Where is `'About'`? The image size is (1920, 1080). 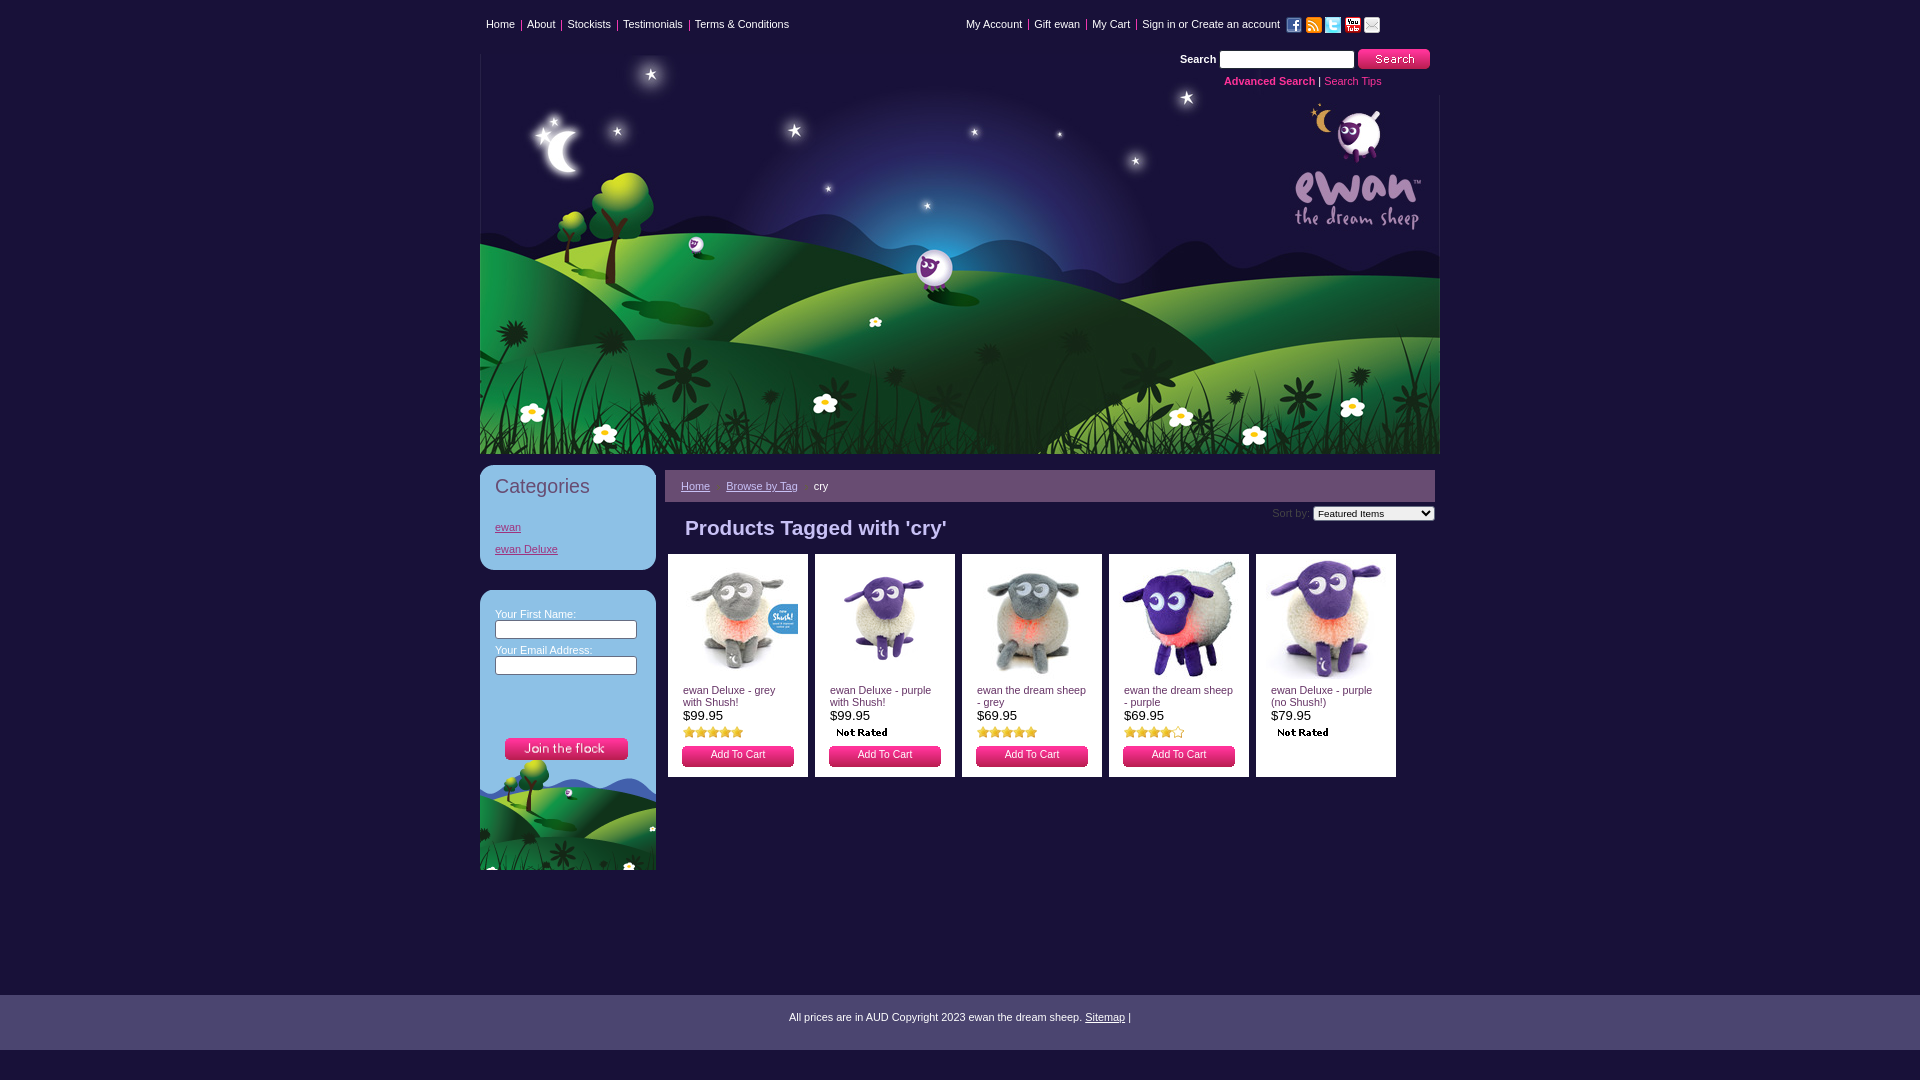 'About' is located at coordinates (541, 27).